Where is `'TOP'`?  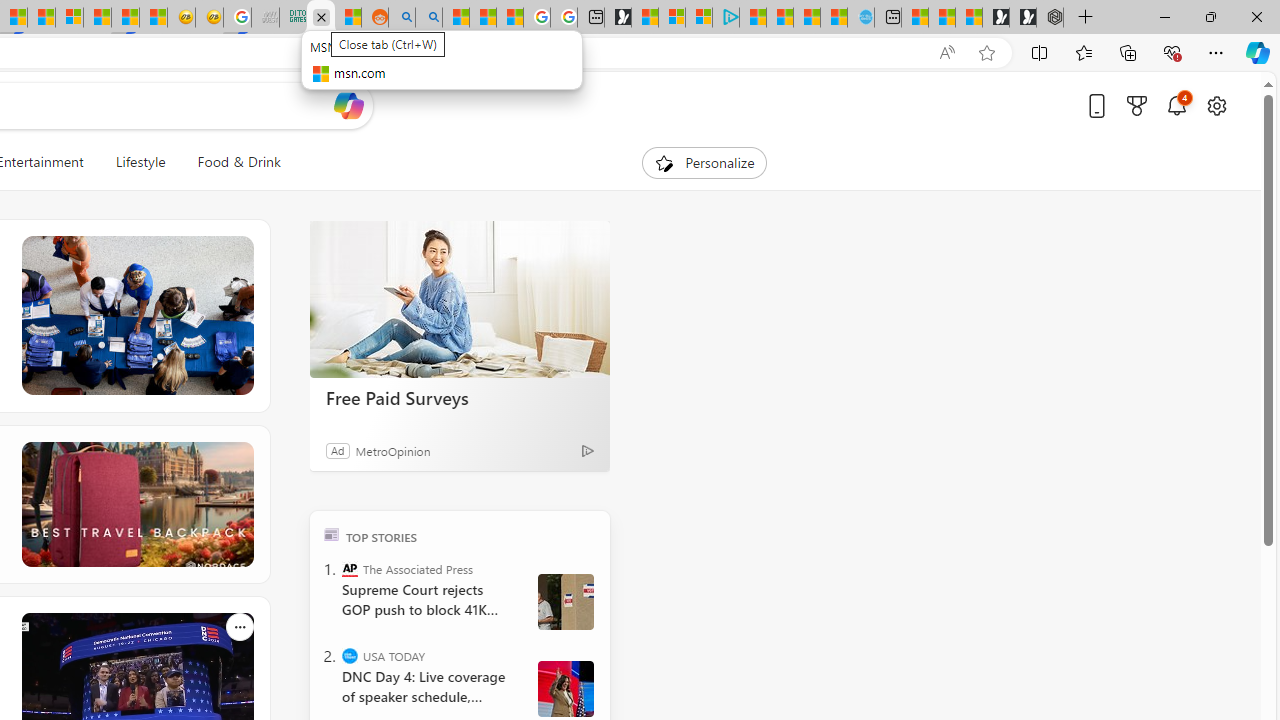 'TOP' is located at coordinates (332, 533).